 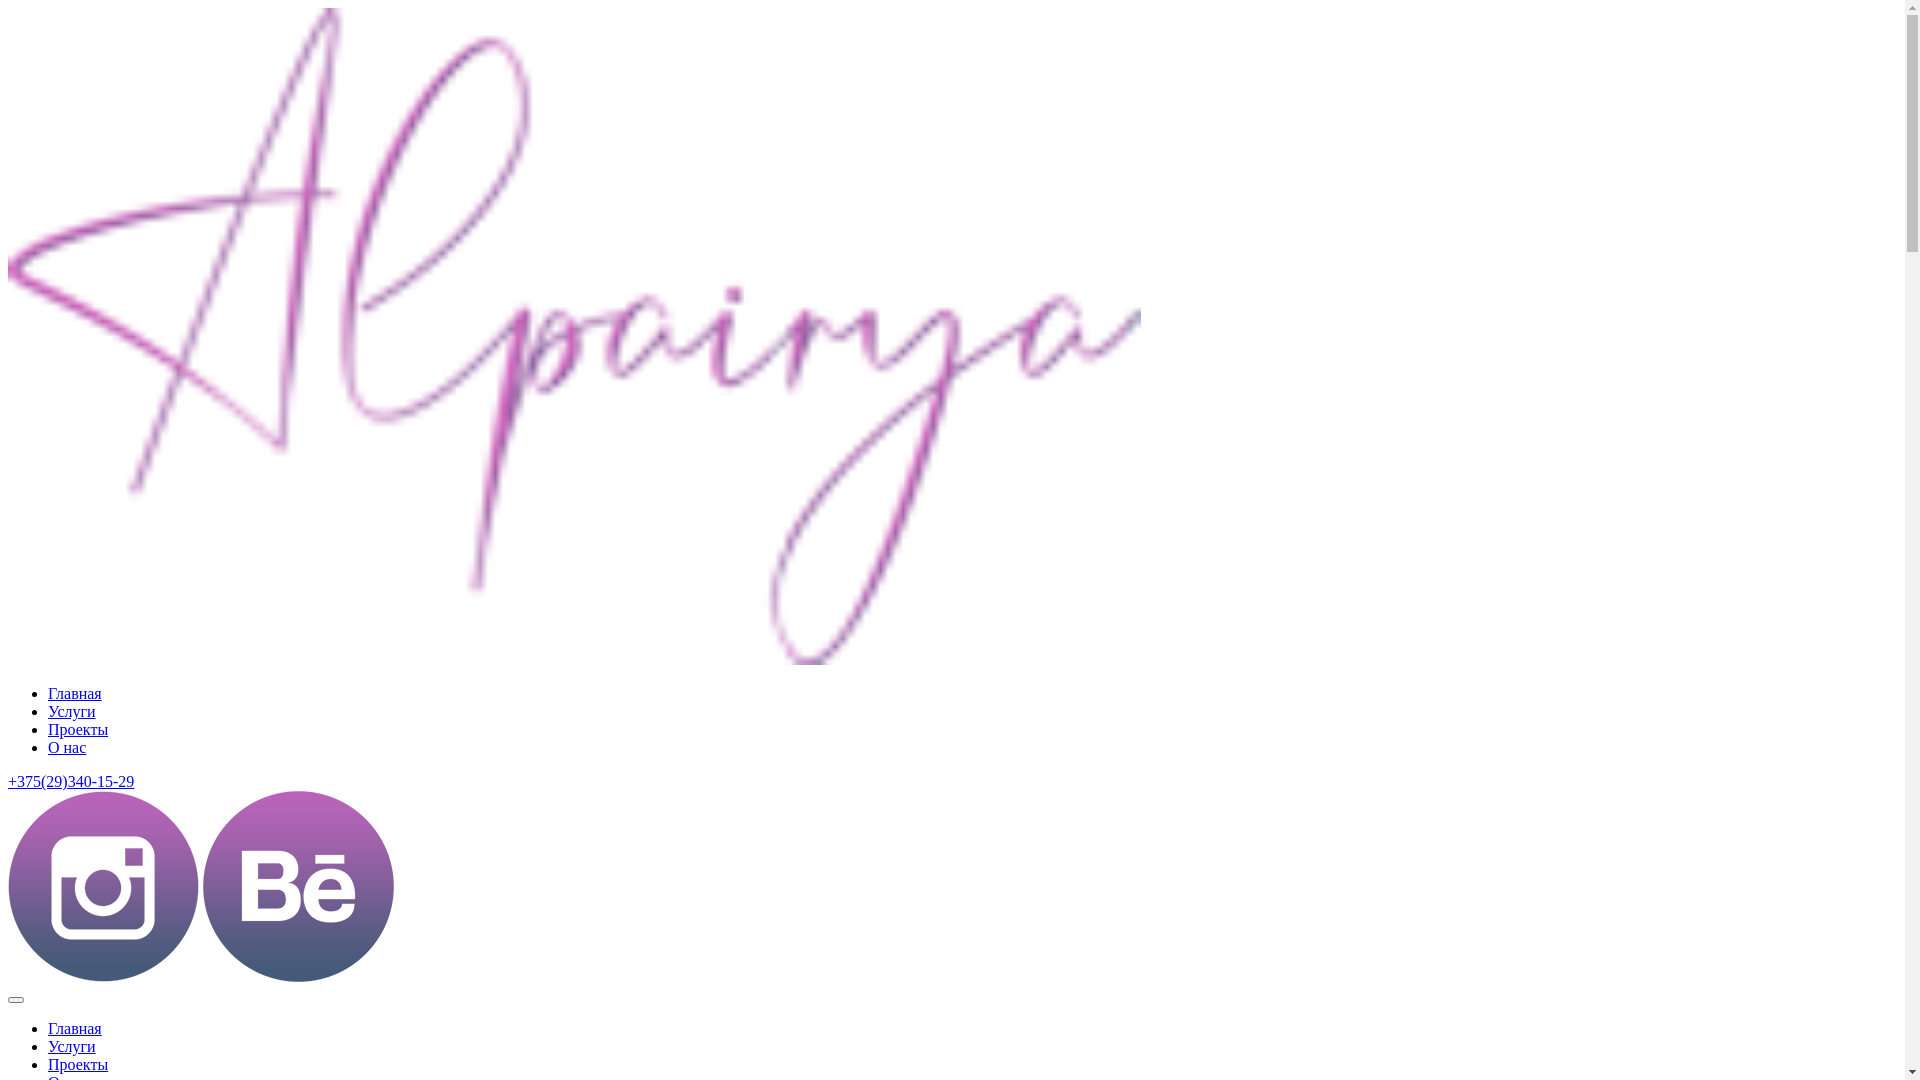 I want to click on '+375(29)340-15-29', so click(x=71, y=780).